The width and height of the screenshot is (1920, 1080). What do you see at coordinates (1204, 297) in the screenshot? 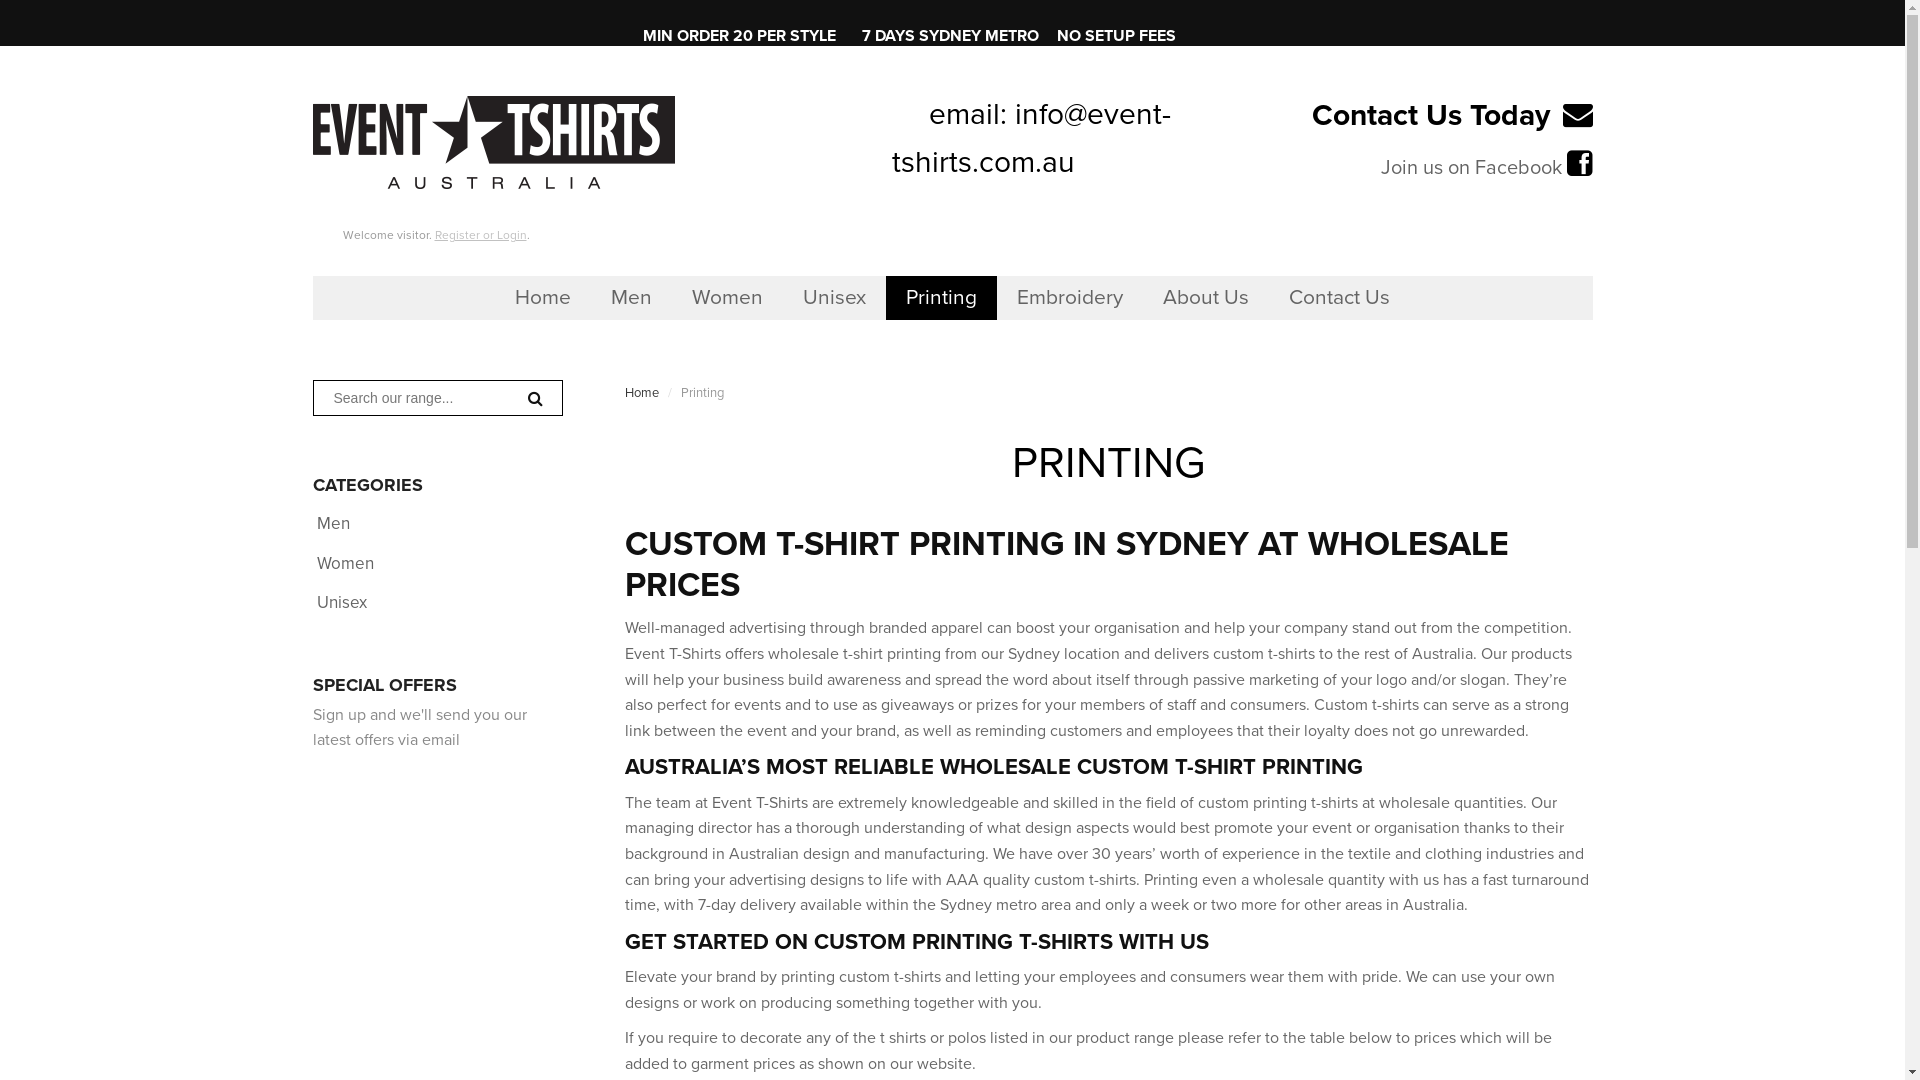
I see `'About Us'` at bounding box center [1204, 297].